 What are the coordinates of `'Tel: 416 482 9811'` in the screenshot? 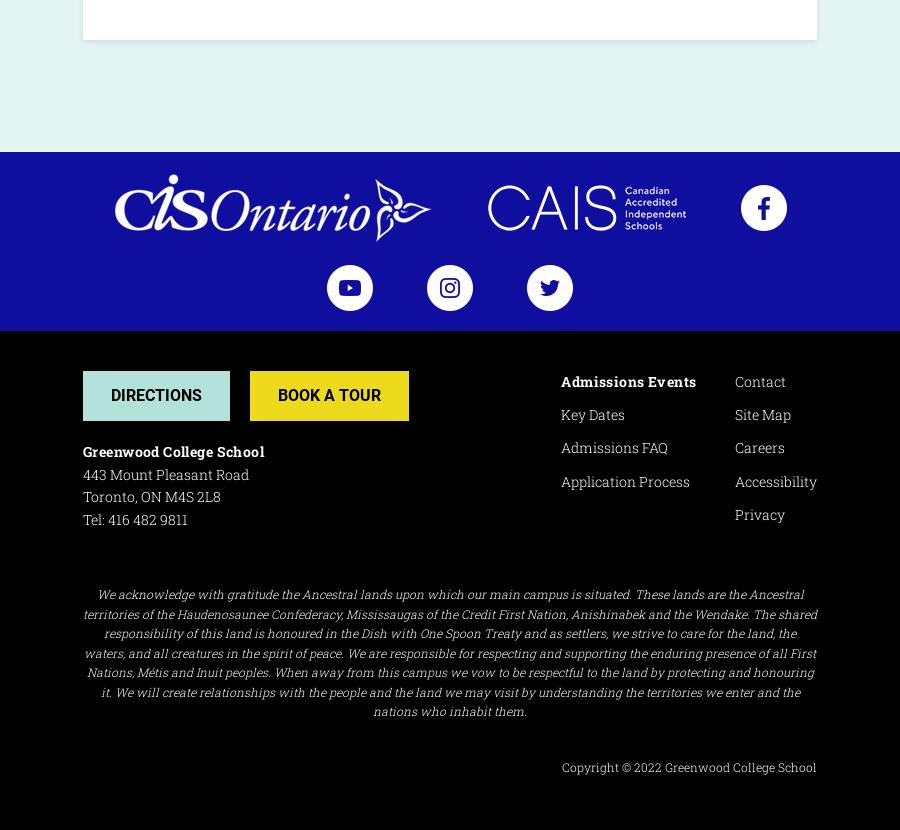 It's located at (135, 519).